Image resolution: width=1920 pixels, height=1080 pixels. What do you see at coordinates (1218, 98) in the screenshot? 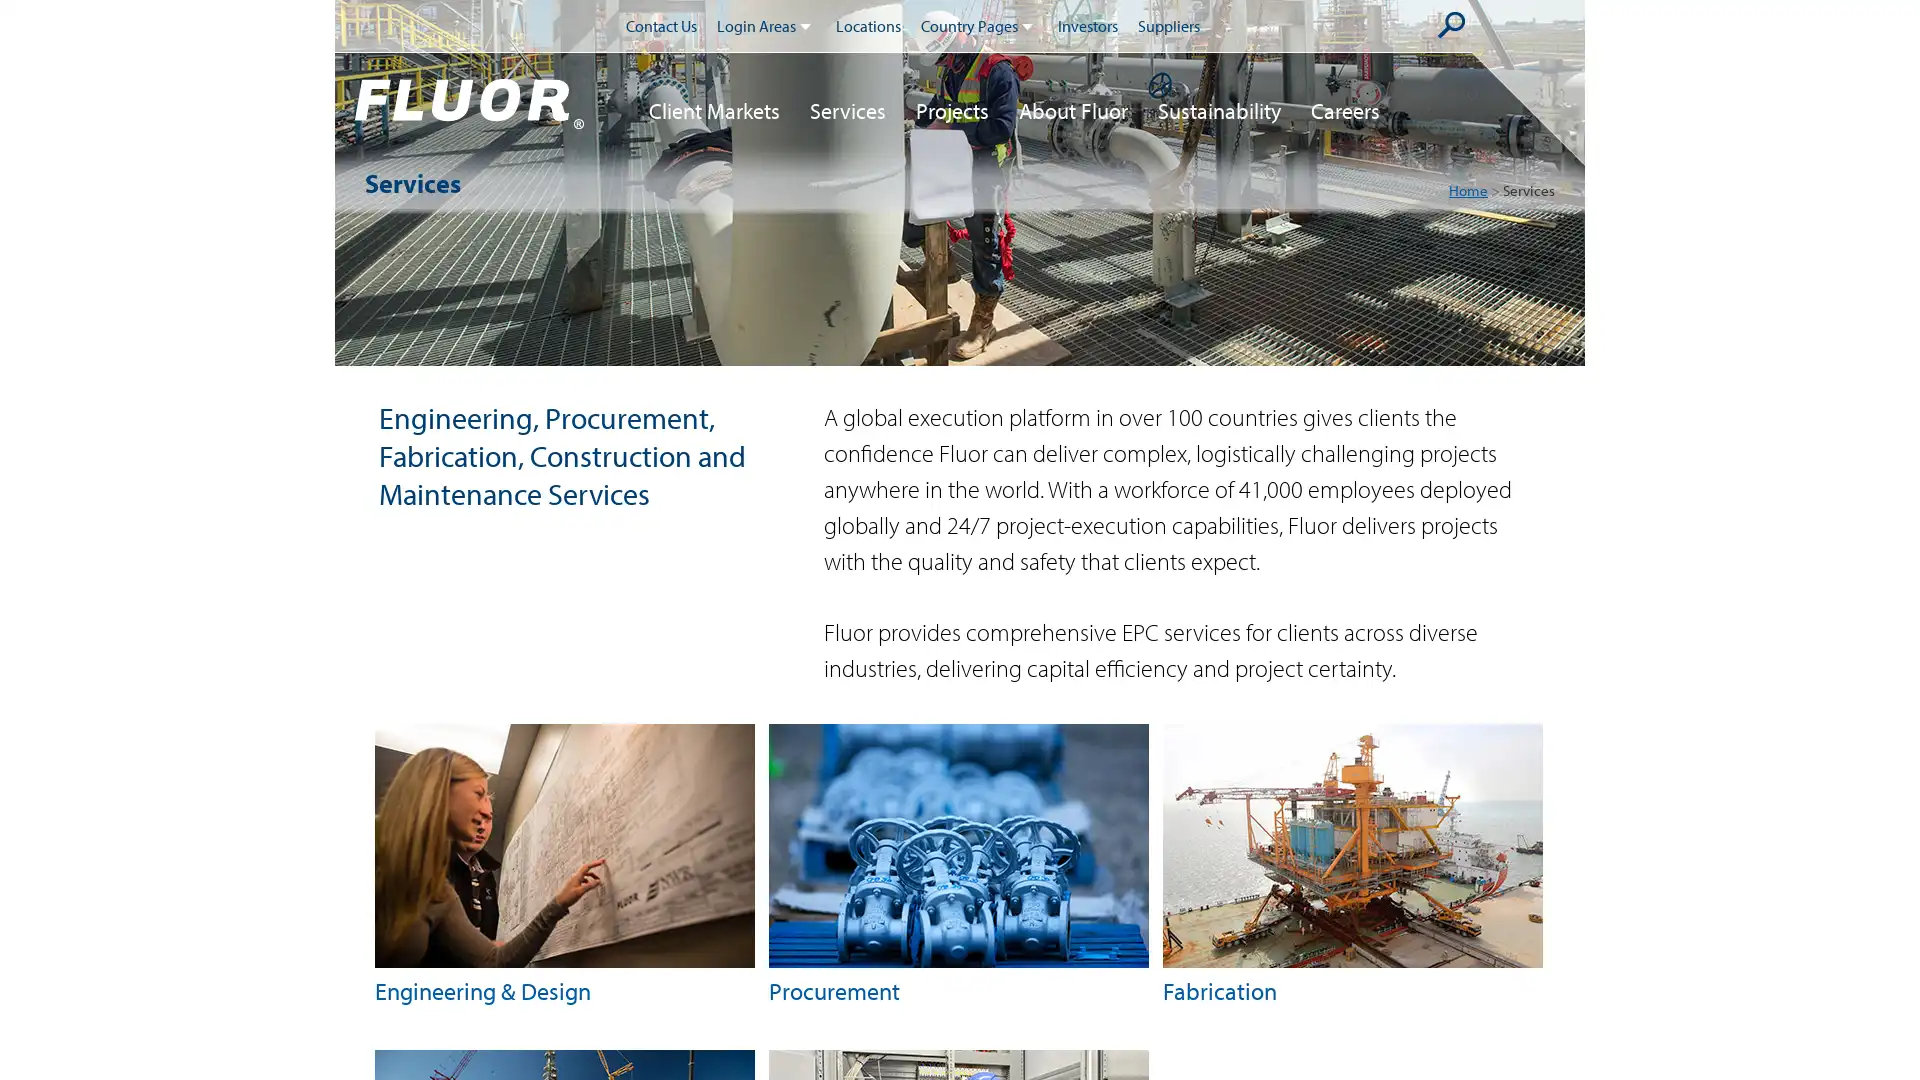
I see `Sustainability` at bounding box center [1218, 98].